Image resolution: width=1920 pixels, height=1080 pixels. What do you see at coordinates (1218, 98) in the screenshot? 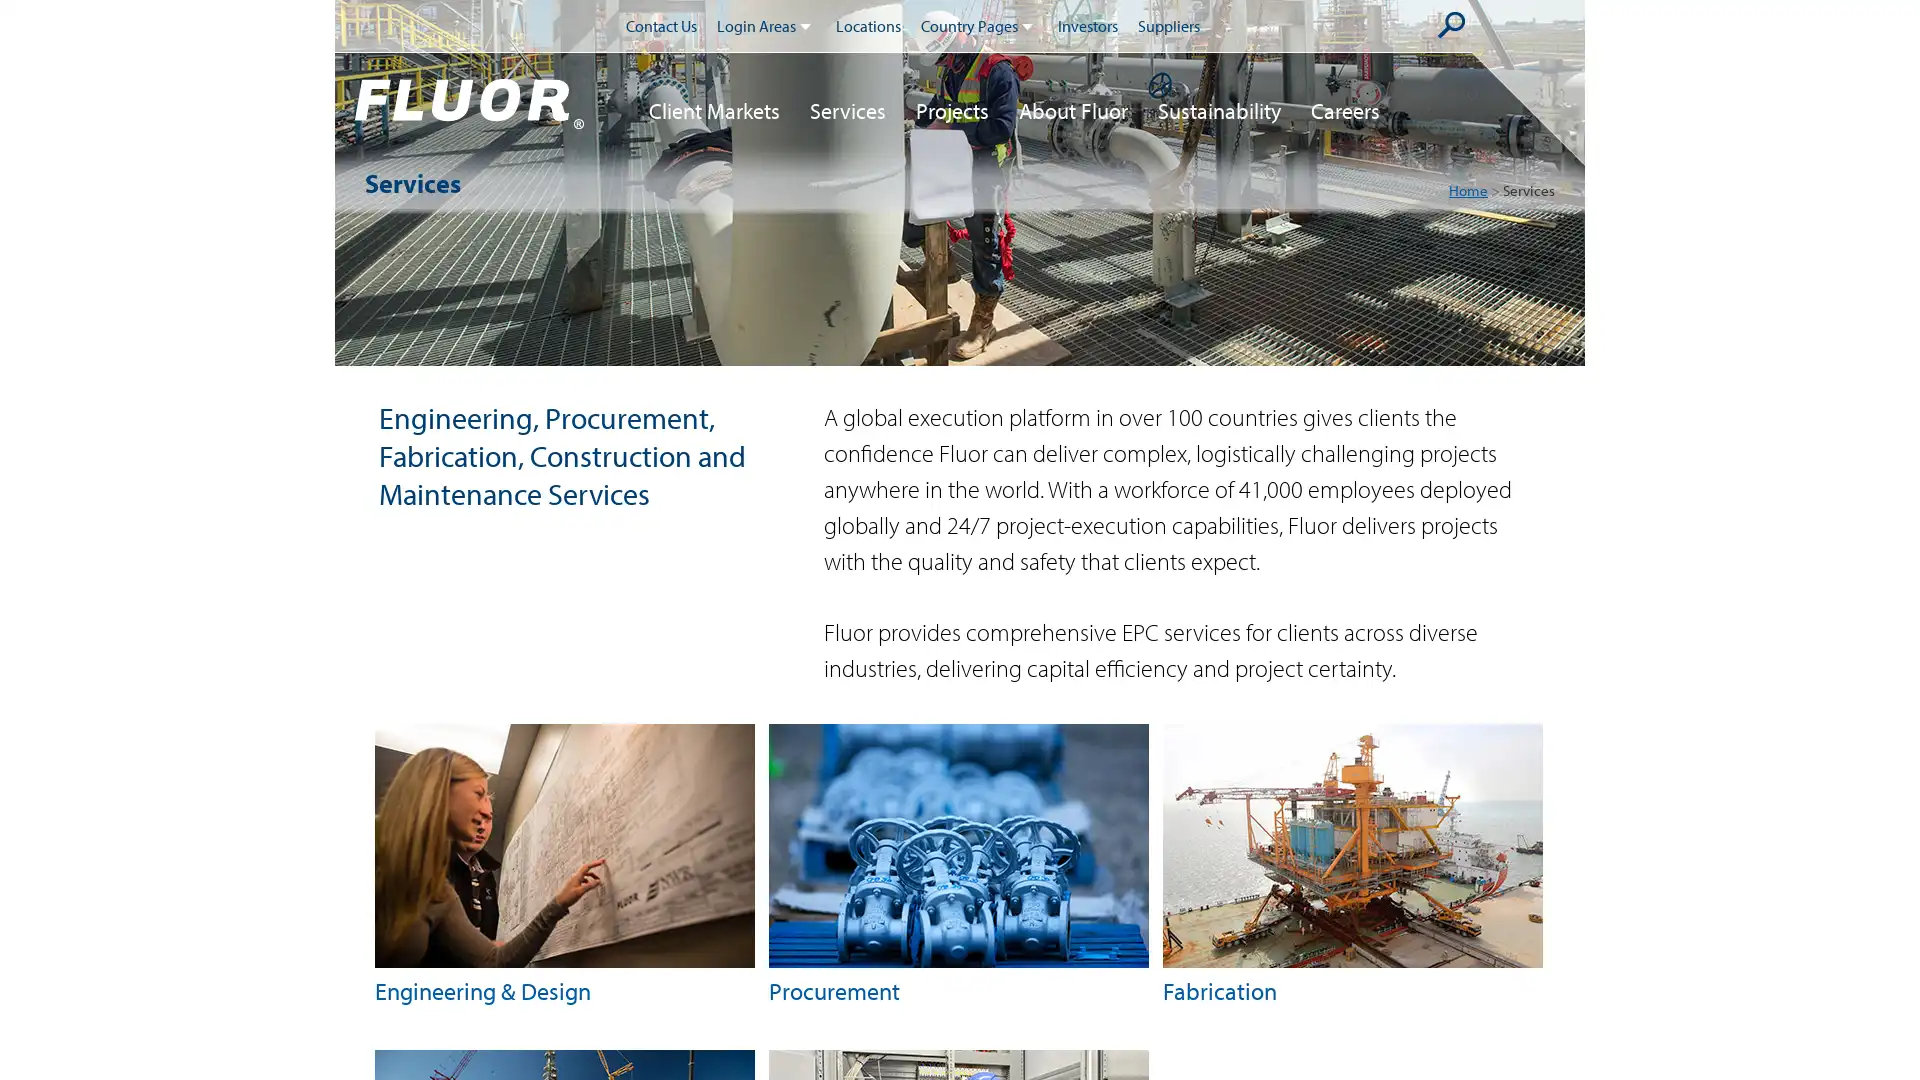
I see `Sustainability` at bounding box center [1218, 98].